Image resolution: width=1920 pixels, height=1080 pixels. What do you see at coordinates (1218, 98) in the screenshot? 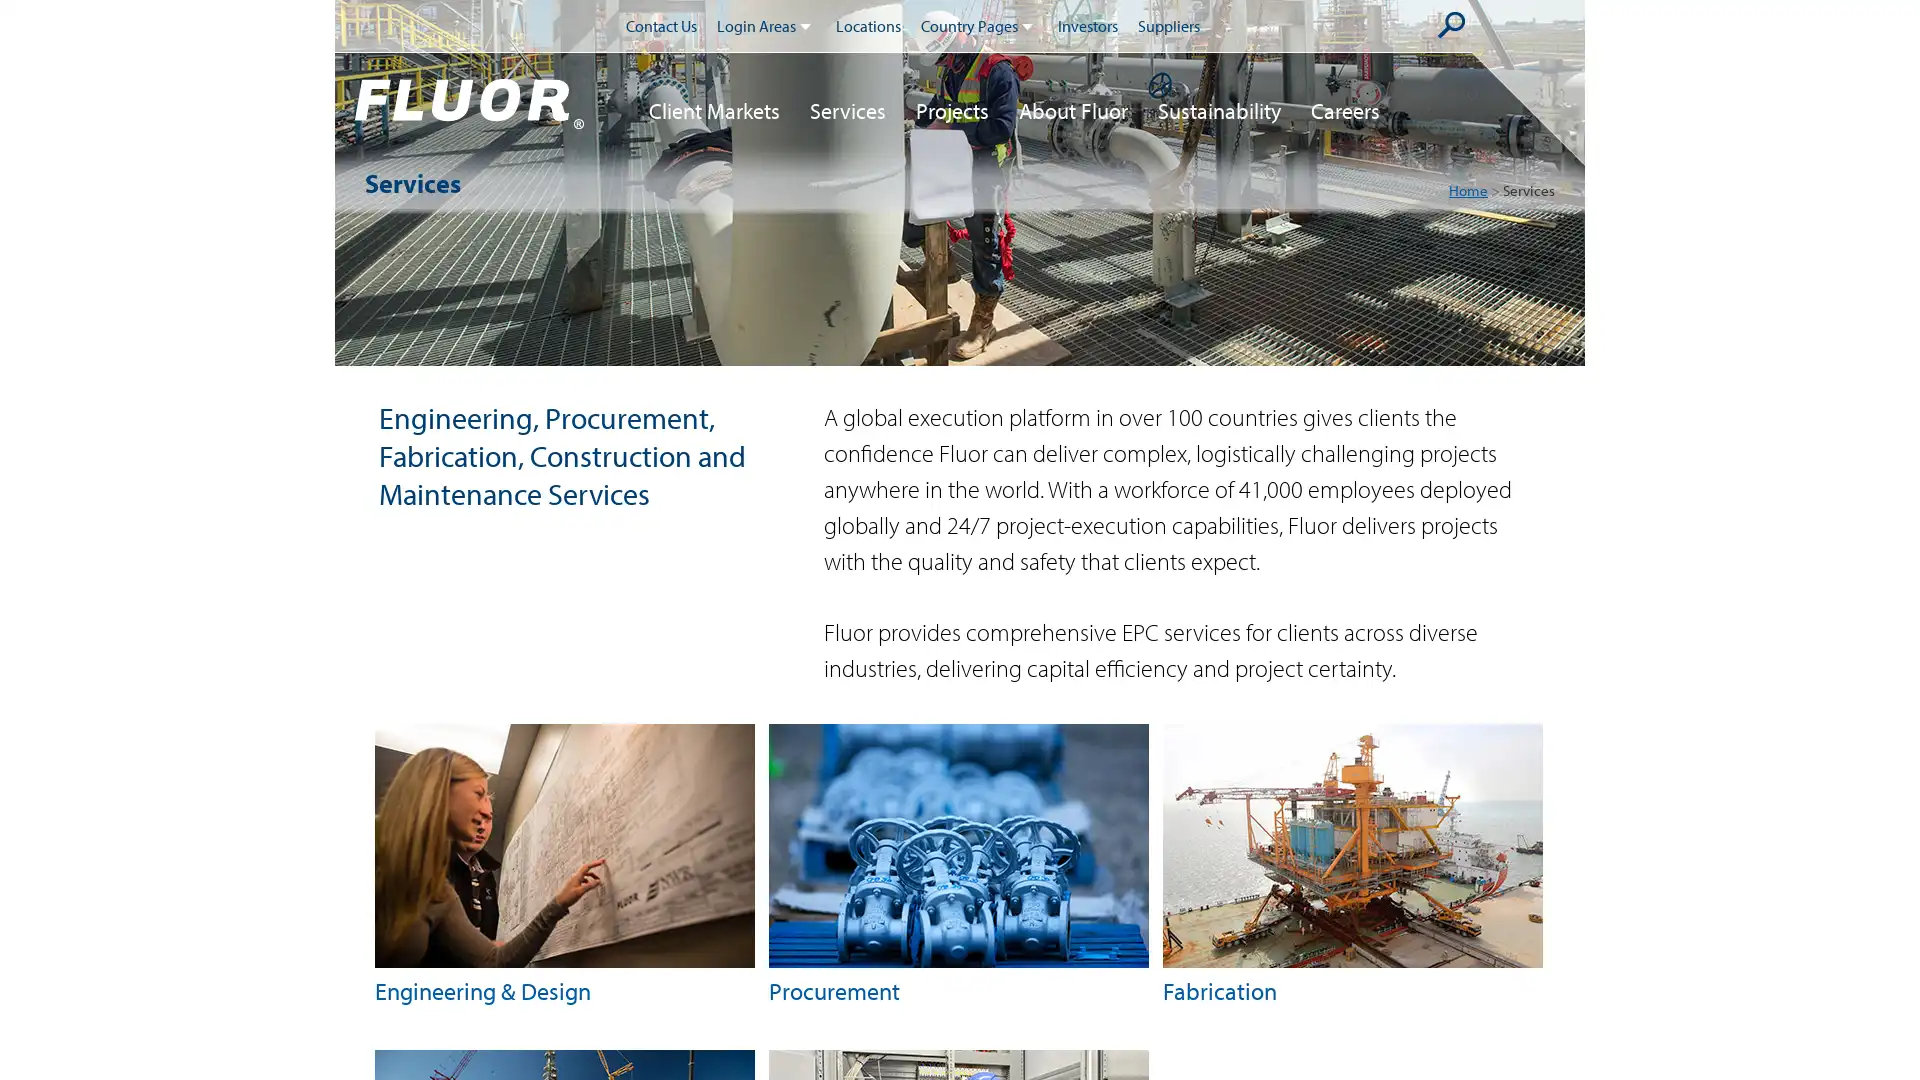
I see `Sustainability` at bounding box center [1218, 98].